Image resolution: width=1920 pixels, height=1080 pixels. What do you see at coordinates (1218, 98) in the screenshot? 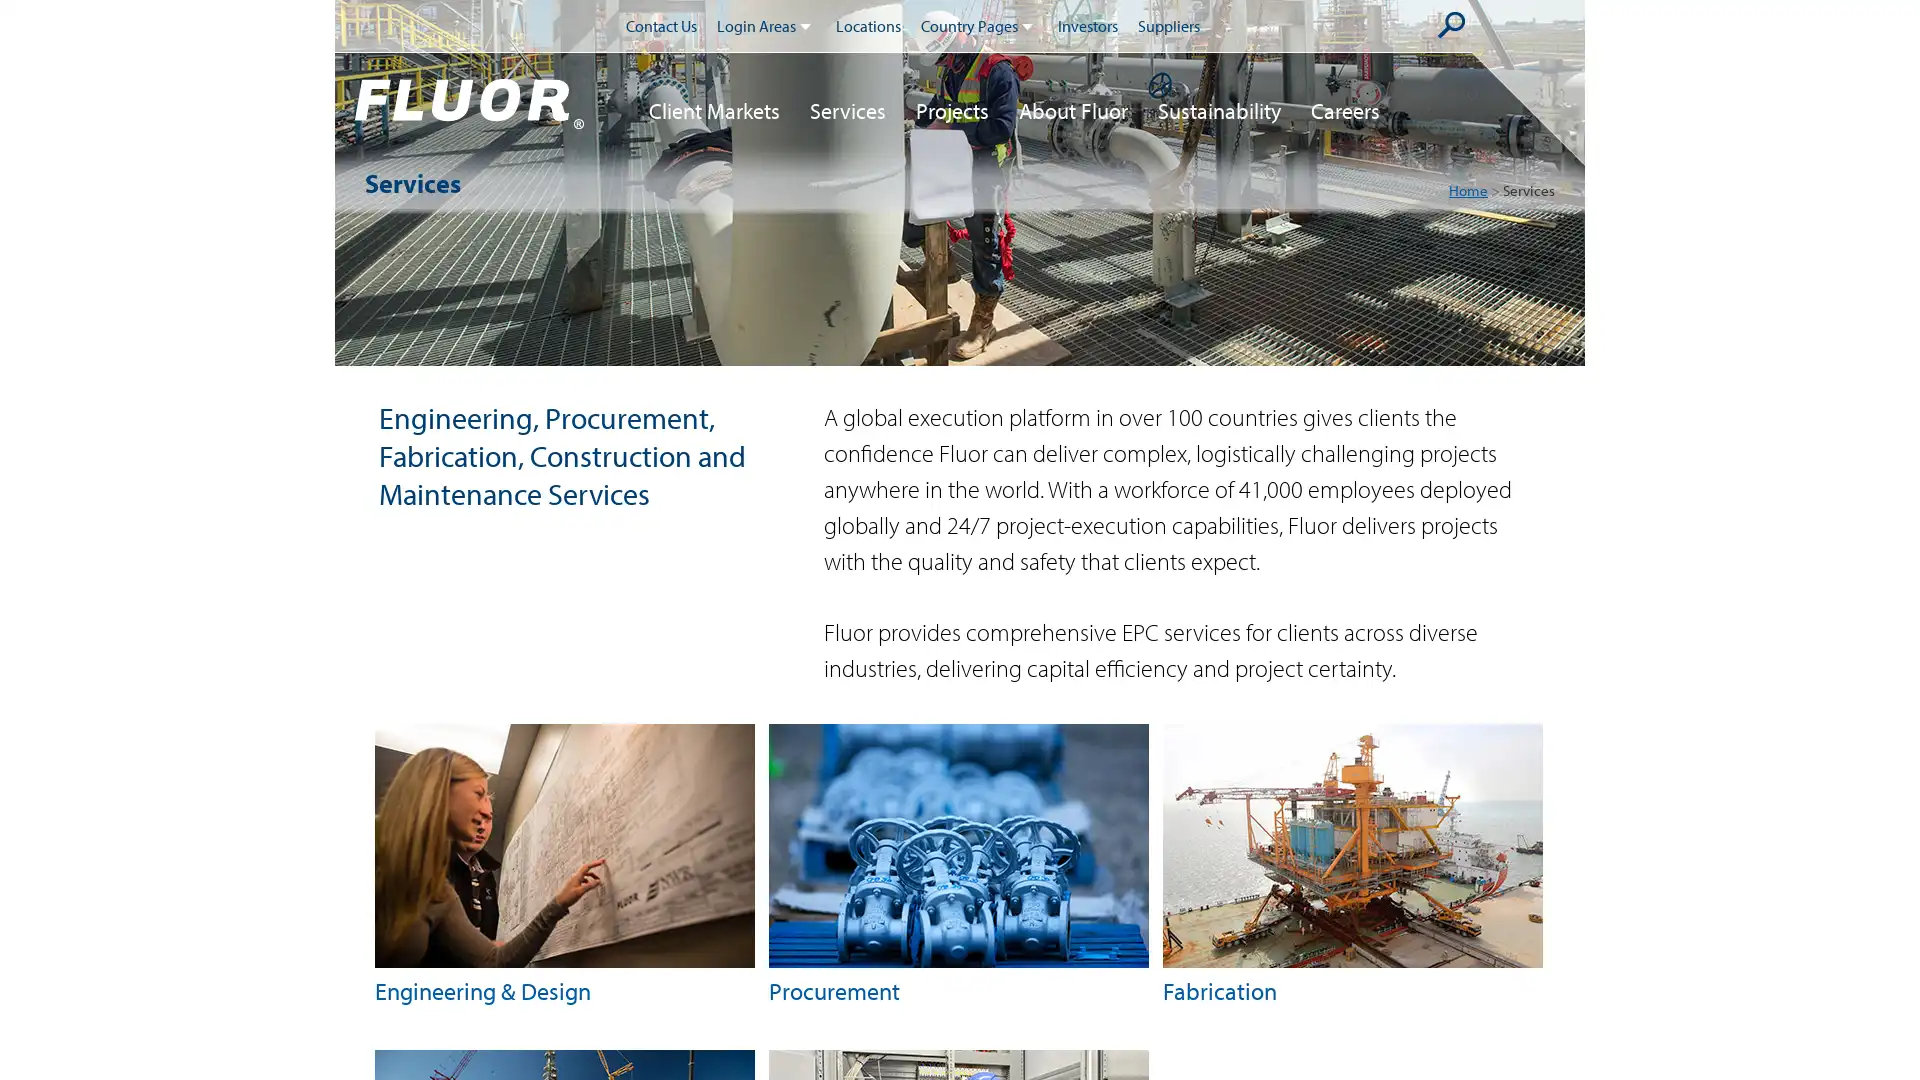
I see `Sustainability` at bounding box center [1218, 98].